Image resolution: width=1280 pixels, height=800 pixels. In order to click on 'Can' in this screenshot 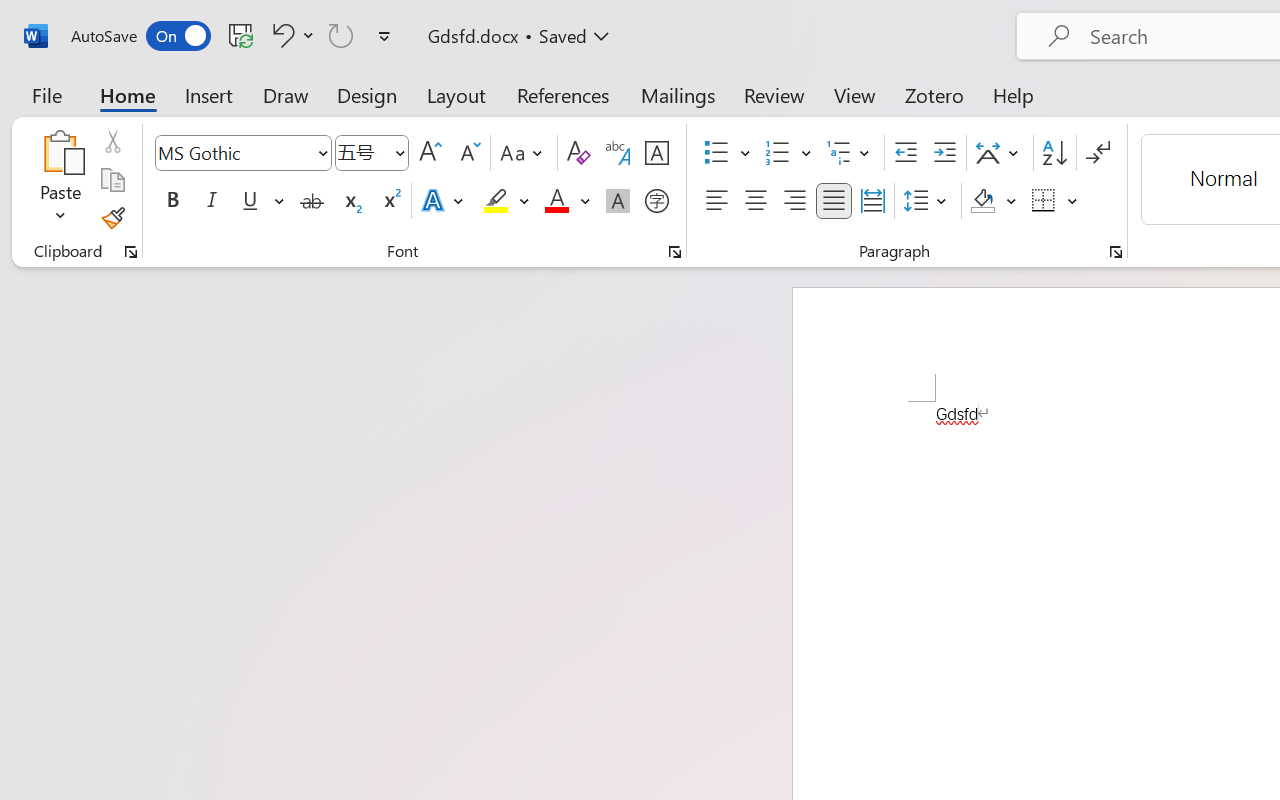, I will do `click(341, 34)`.